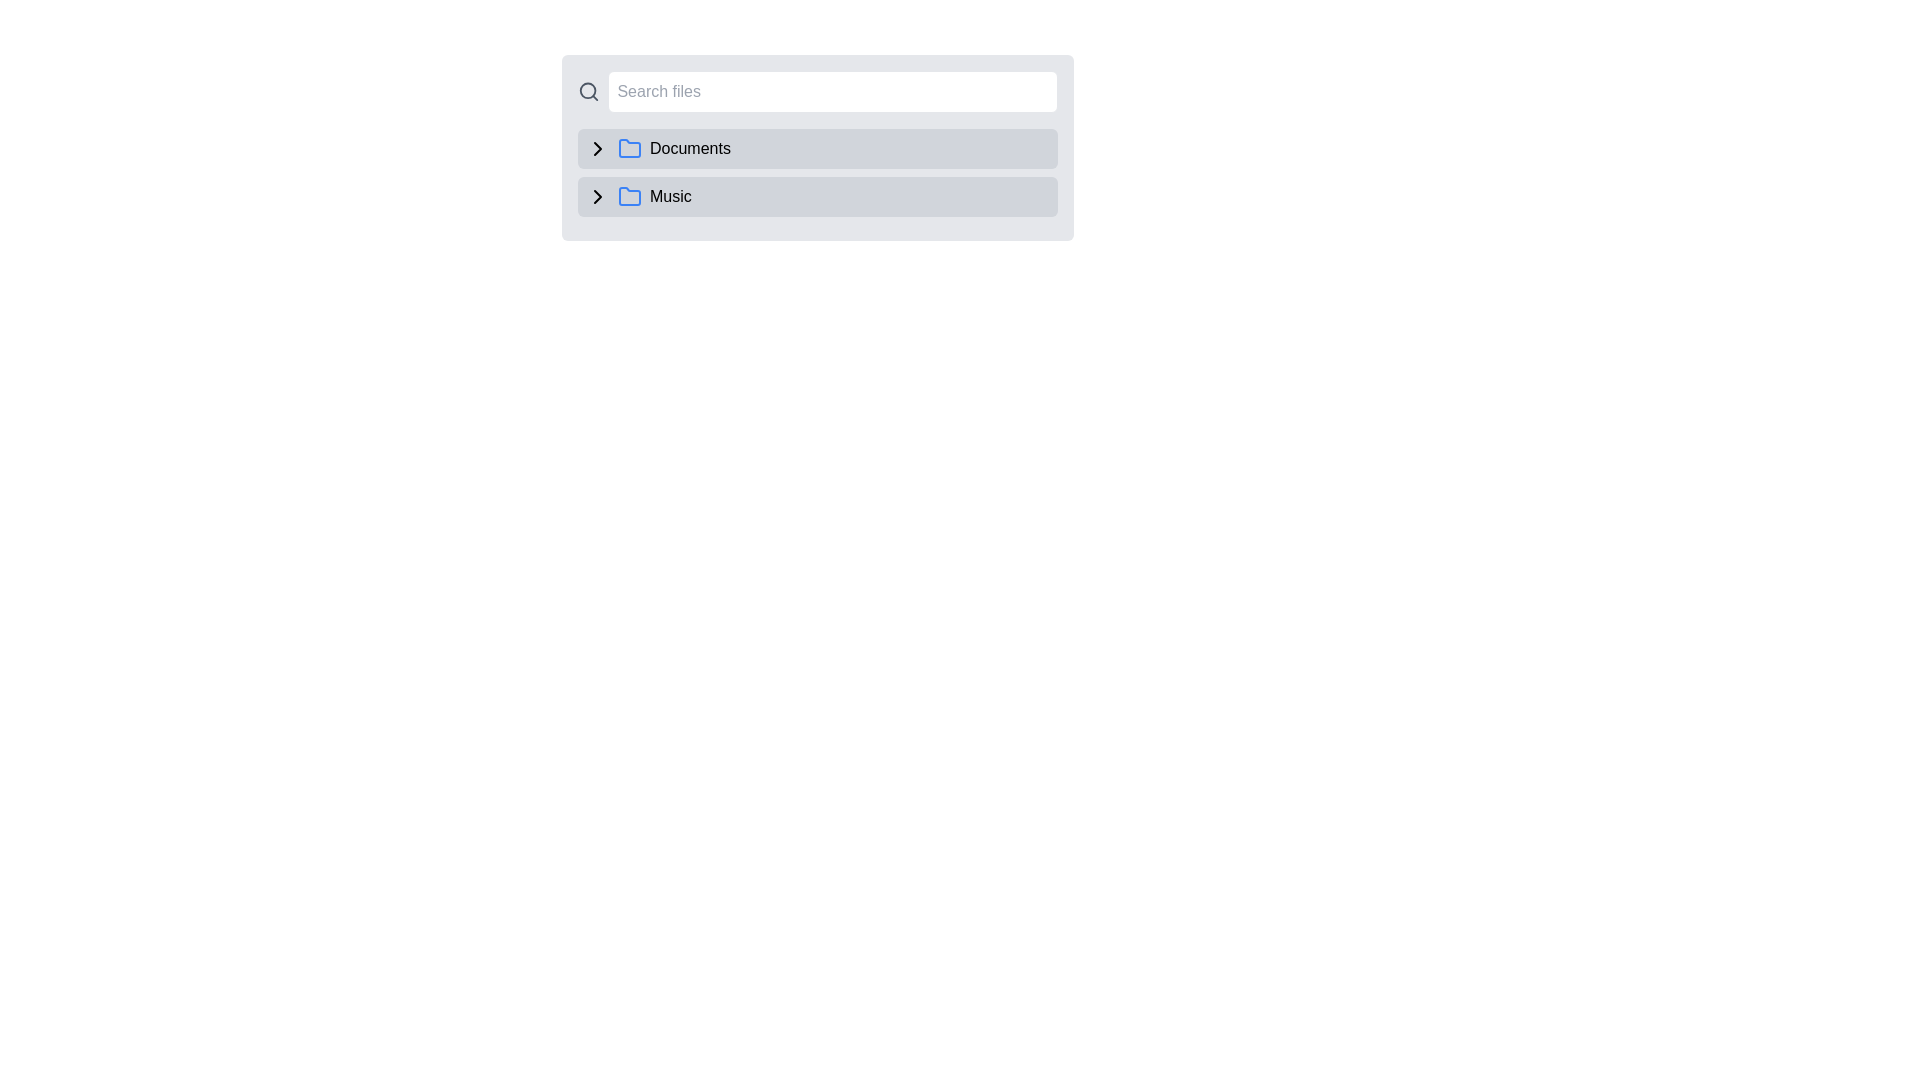 The height and width of the screenshot is (1080, 1920). Describe the element at coordinates (628, 196) in the screenshot. I see `the blue folder icon located next` at that location.